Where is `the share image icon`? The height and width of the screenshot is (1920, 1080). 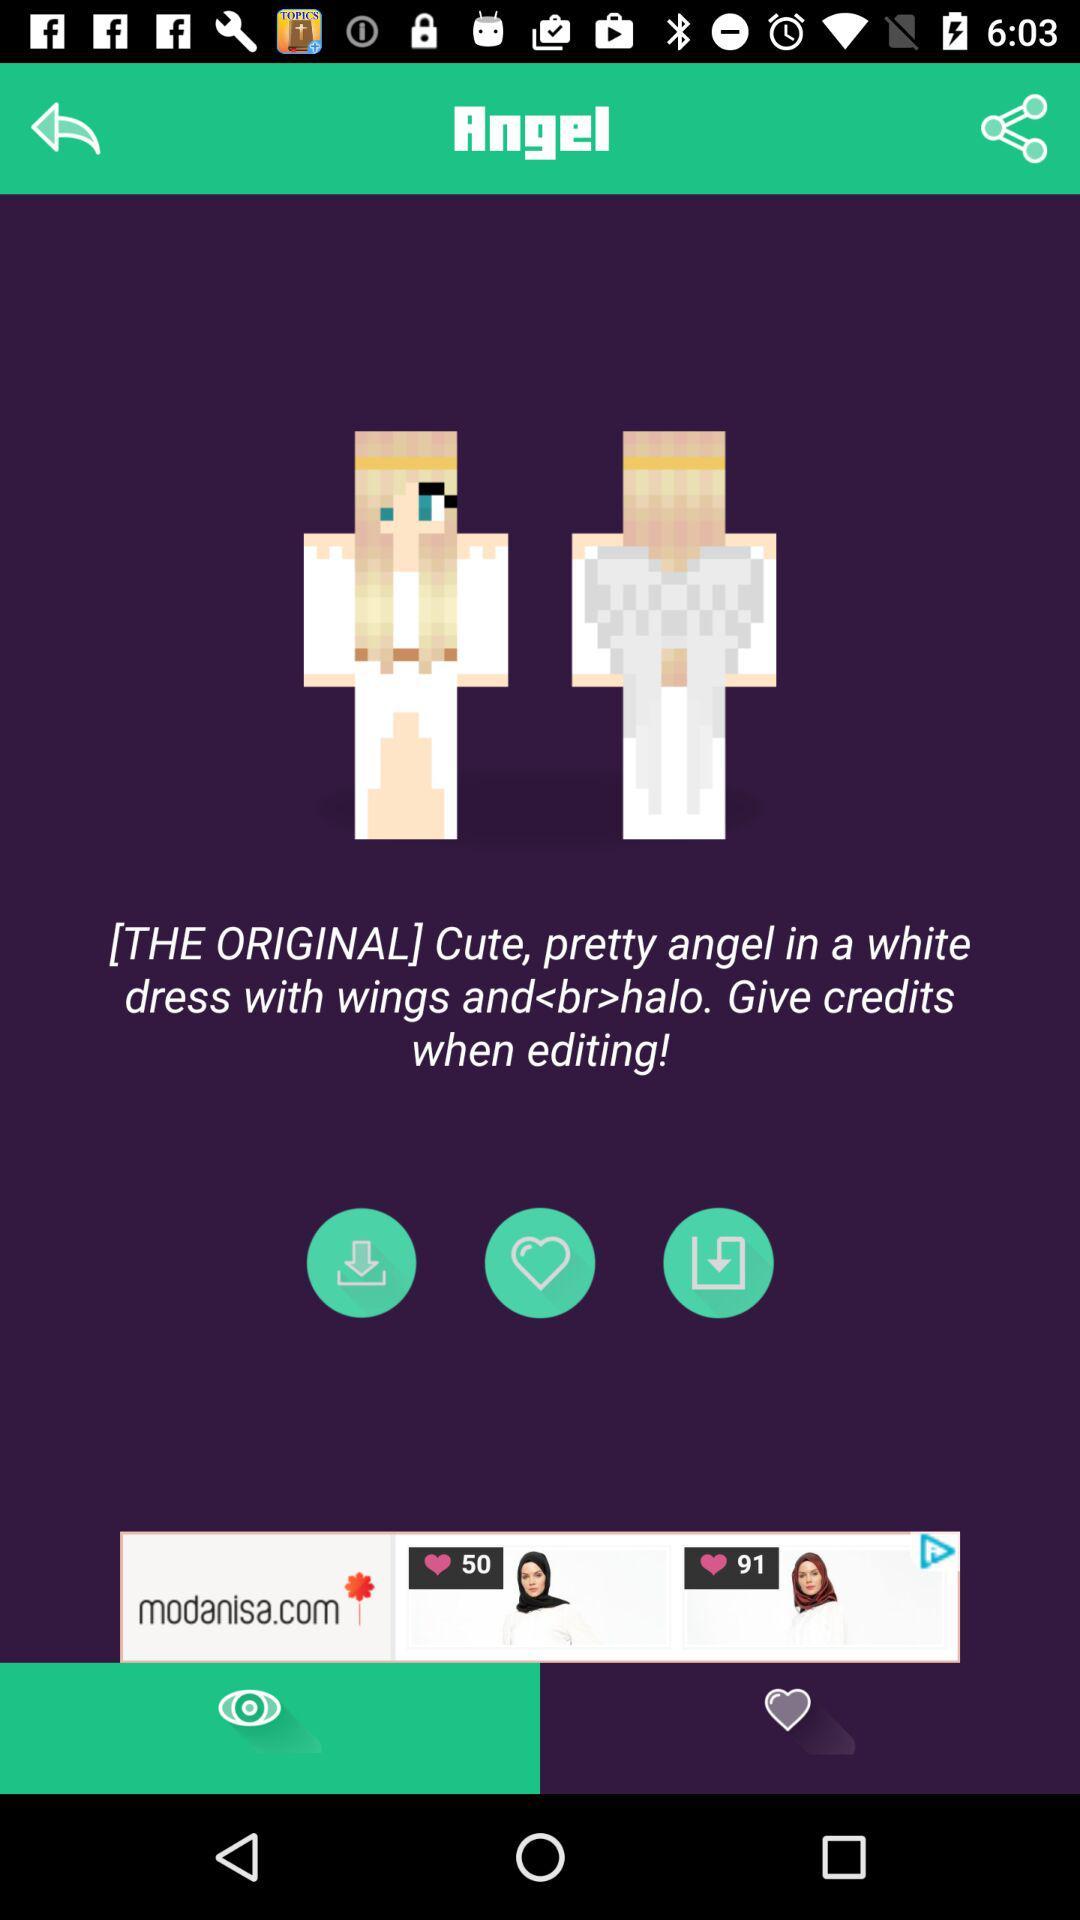 the share image icon is located at coordinates (1014, 127).